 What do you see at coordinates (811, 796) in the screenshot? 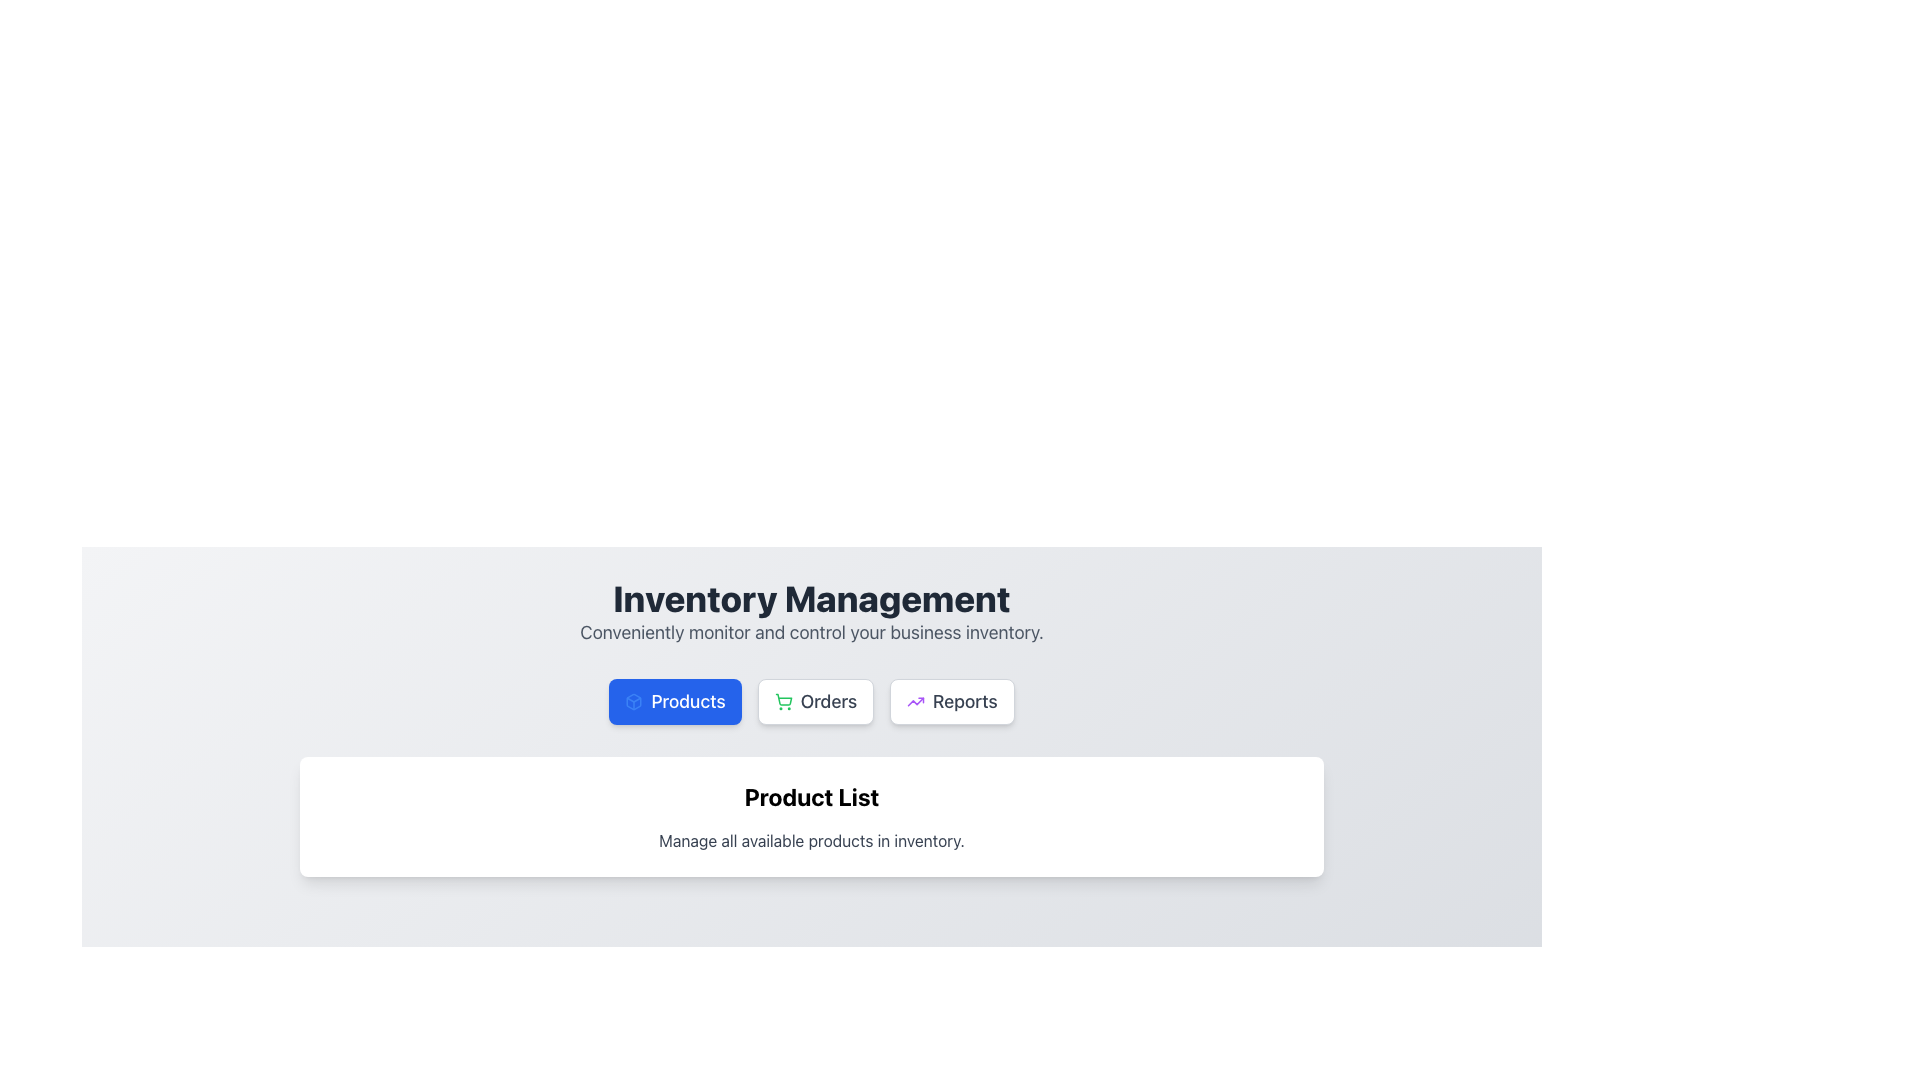
I see `the Header Text element that labels the section for listing products, positioned above the descriptive text 'Manage all available products in inventory.'` at bounding box center [811, 796].